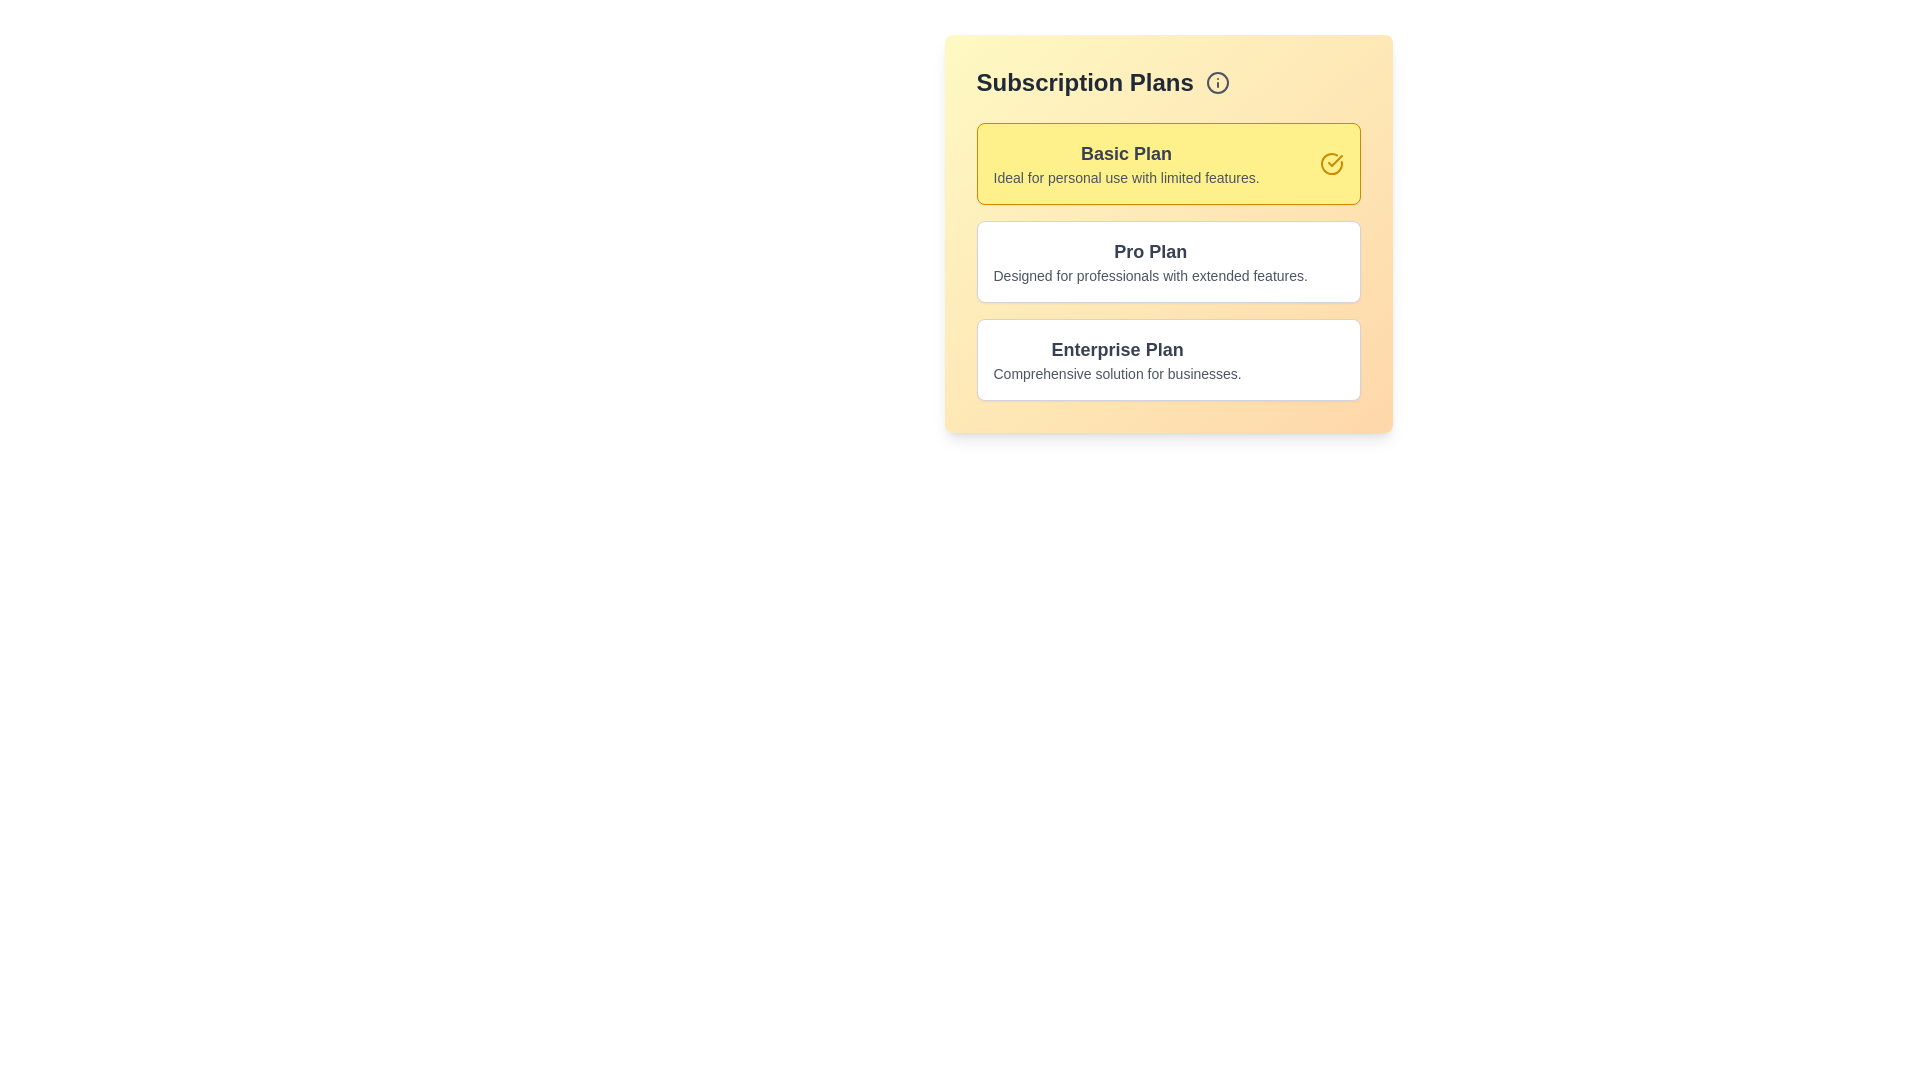 This screenshot has width=1920, height=1080. I want to click on the 'Pro Plan' Information Card, which is a rectangular panel with a white background and grey border, located in the middle of the three options, so click(1168, 261).